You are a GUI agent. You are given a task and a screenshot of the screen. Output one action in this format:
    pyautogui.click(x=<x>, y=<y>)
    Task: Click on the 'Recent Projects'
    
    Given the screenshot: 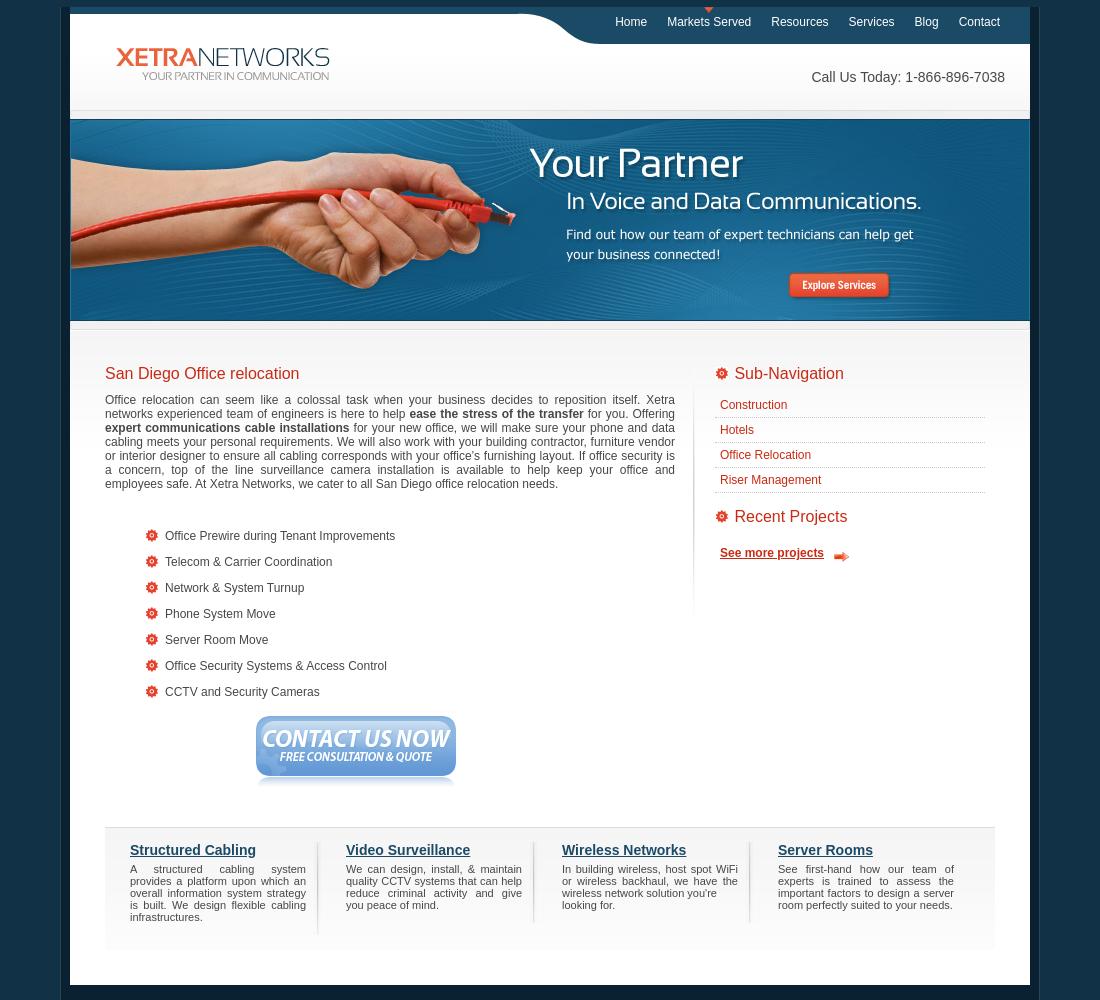 What is the action you would take?
    pyautogui.click(x=788, y=515)
    